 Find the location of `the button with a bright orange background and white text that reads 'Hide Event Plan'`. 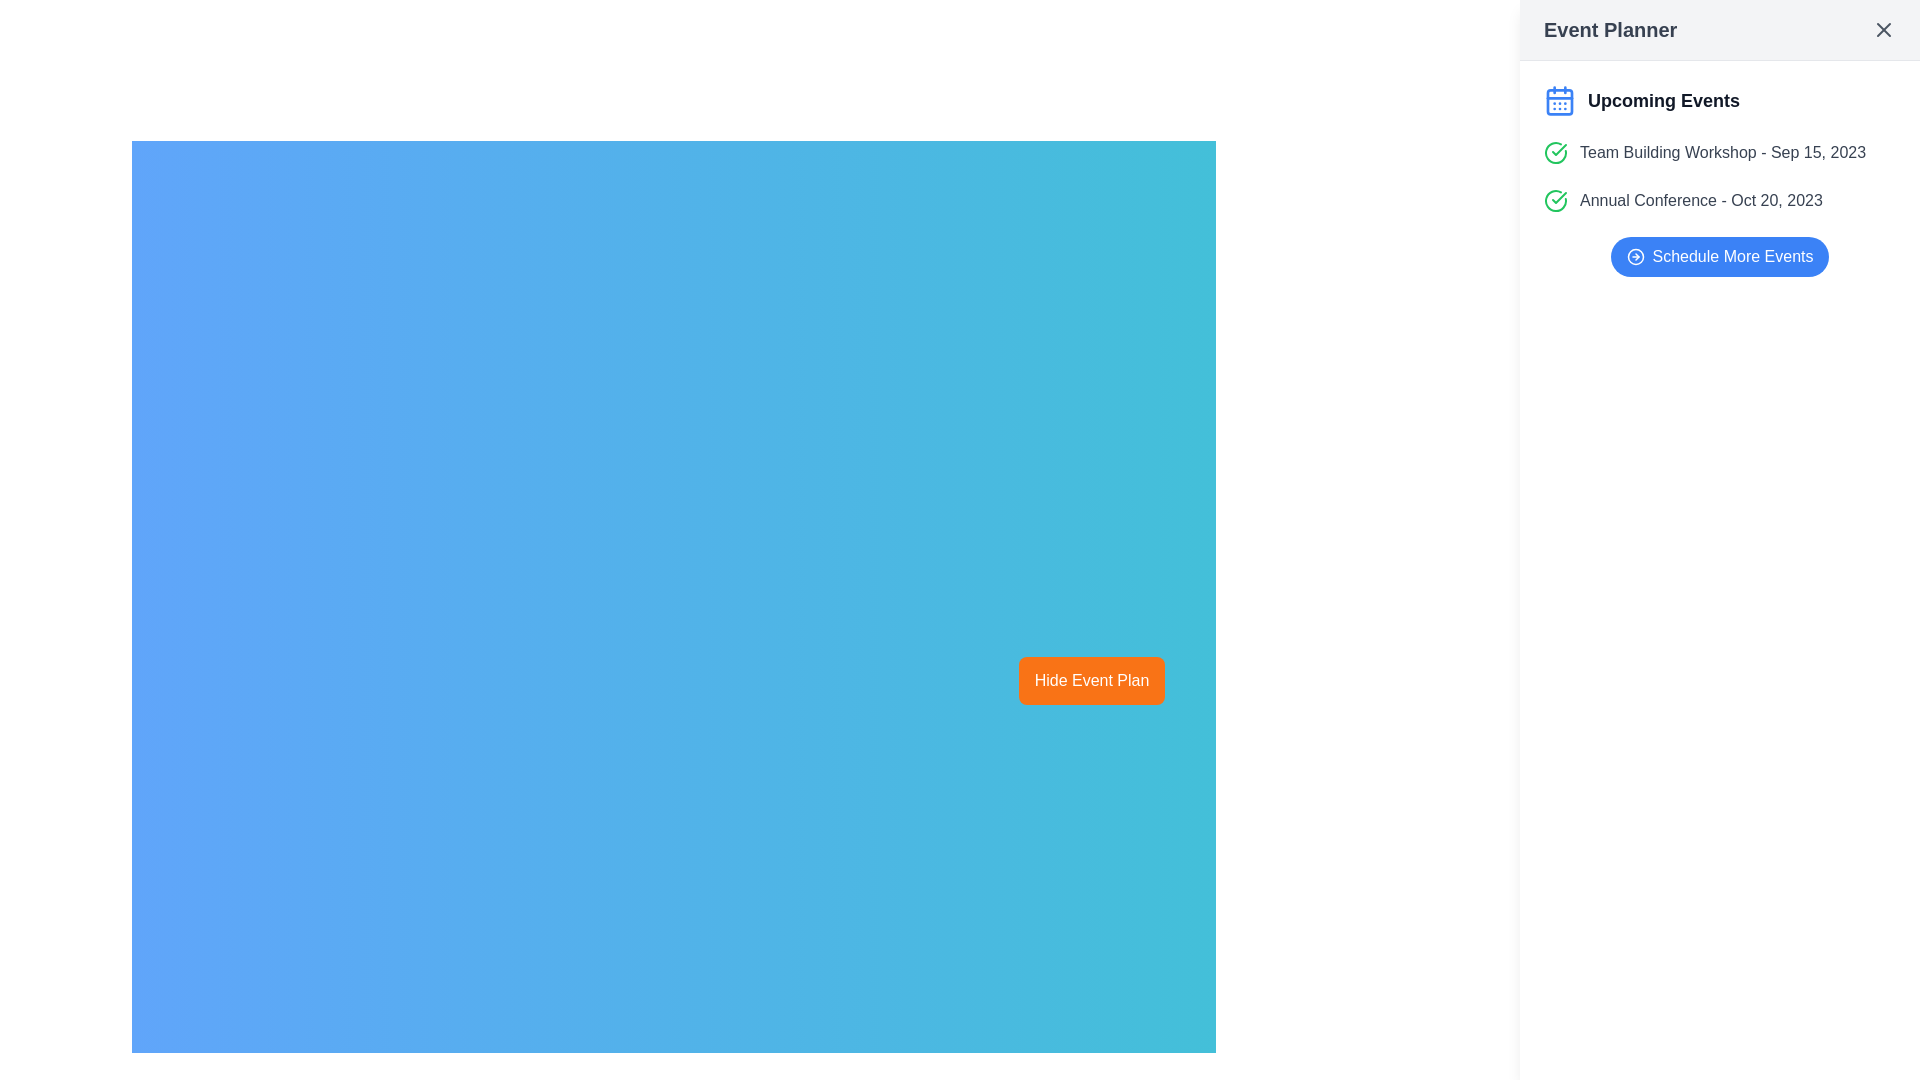

the button with a bright orange background and white text that reads 'Hide Event Plan' is located at coordinates (1090, 680).